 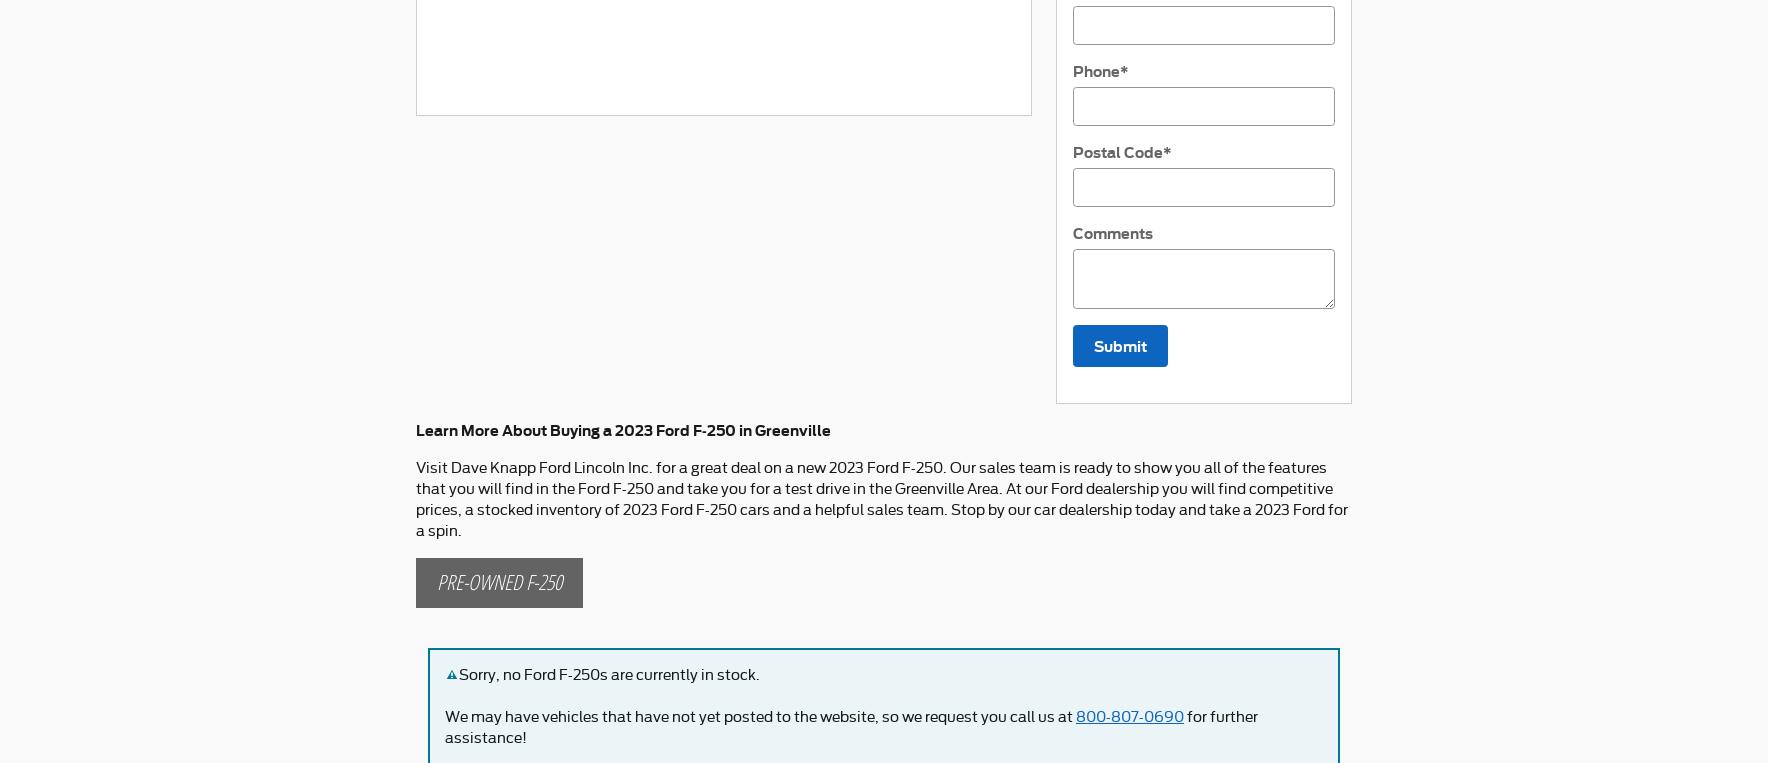 What do you see at coordinates (498, 580) in the screenshot?
I see `'Pre-Owned F-250'` at bounding box center [498, 580].